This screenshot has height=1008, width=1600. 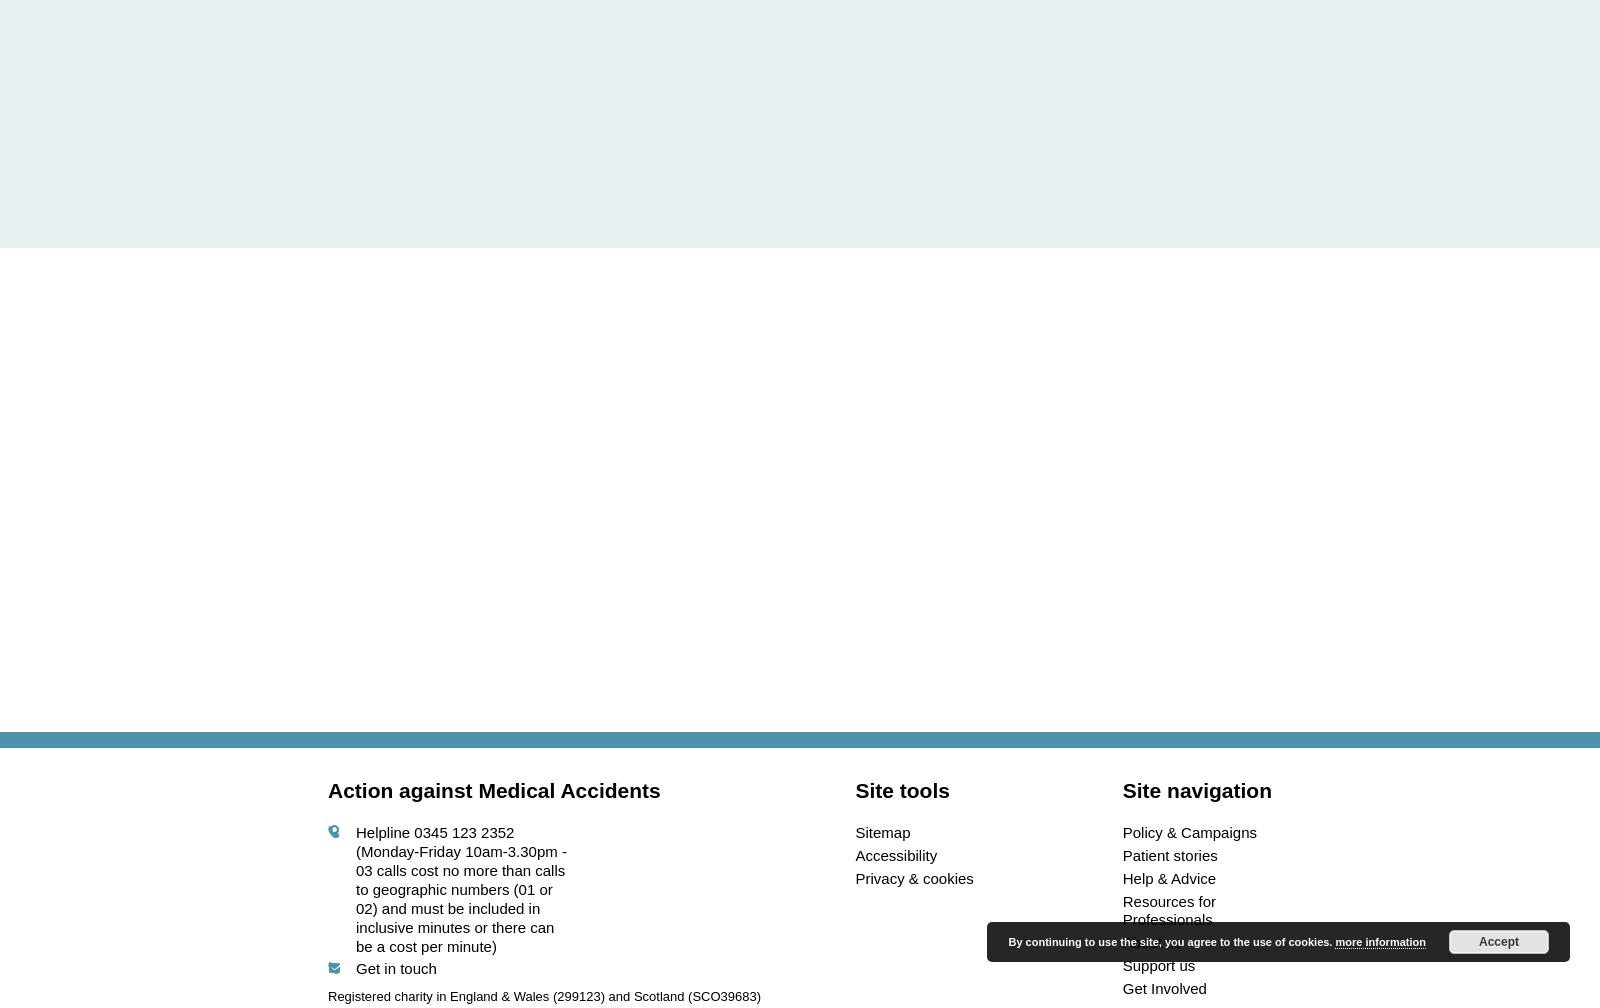 I want to click on 'Help & Advice', so click(x=1168, y=877).